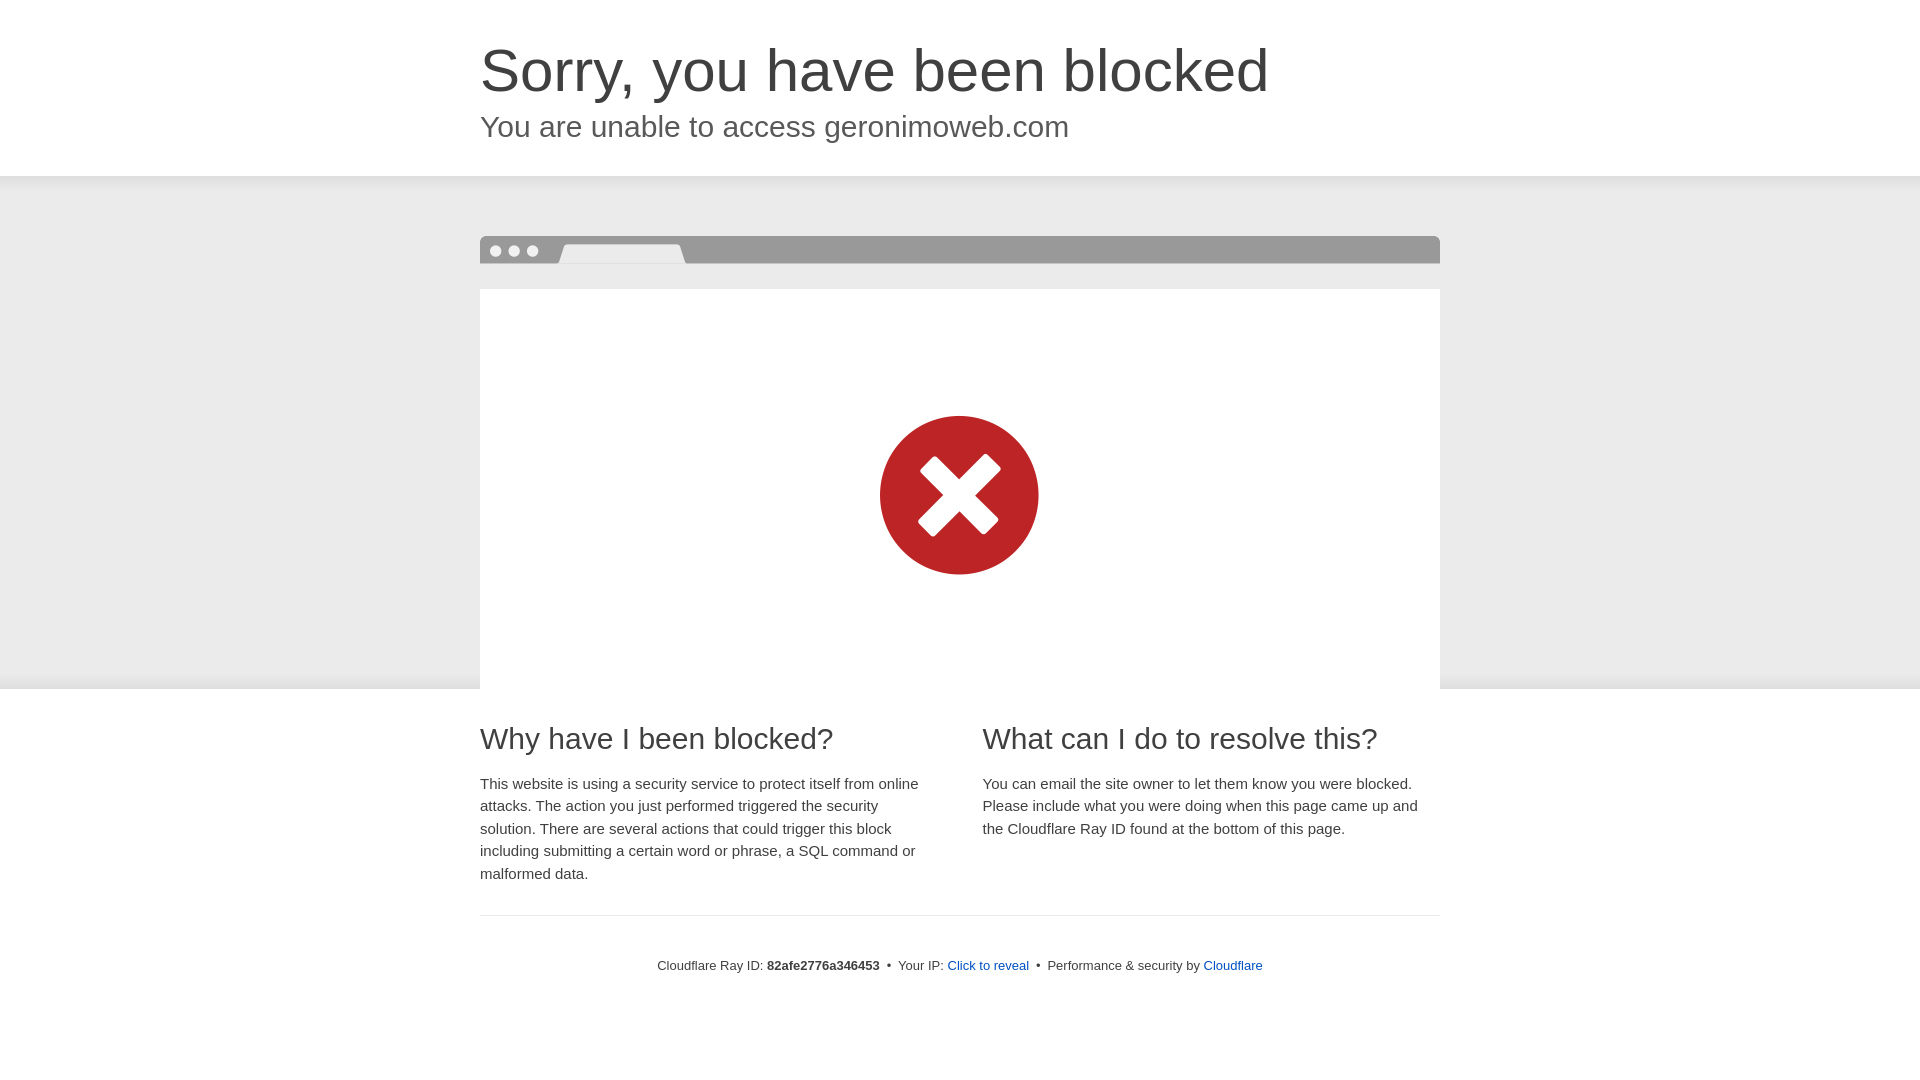 This screenshot has width=1920, height=1080. Describe the element at coordinates (1203, 964) in the screenshot. I see `'Cloudflare'` at that location.